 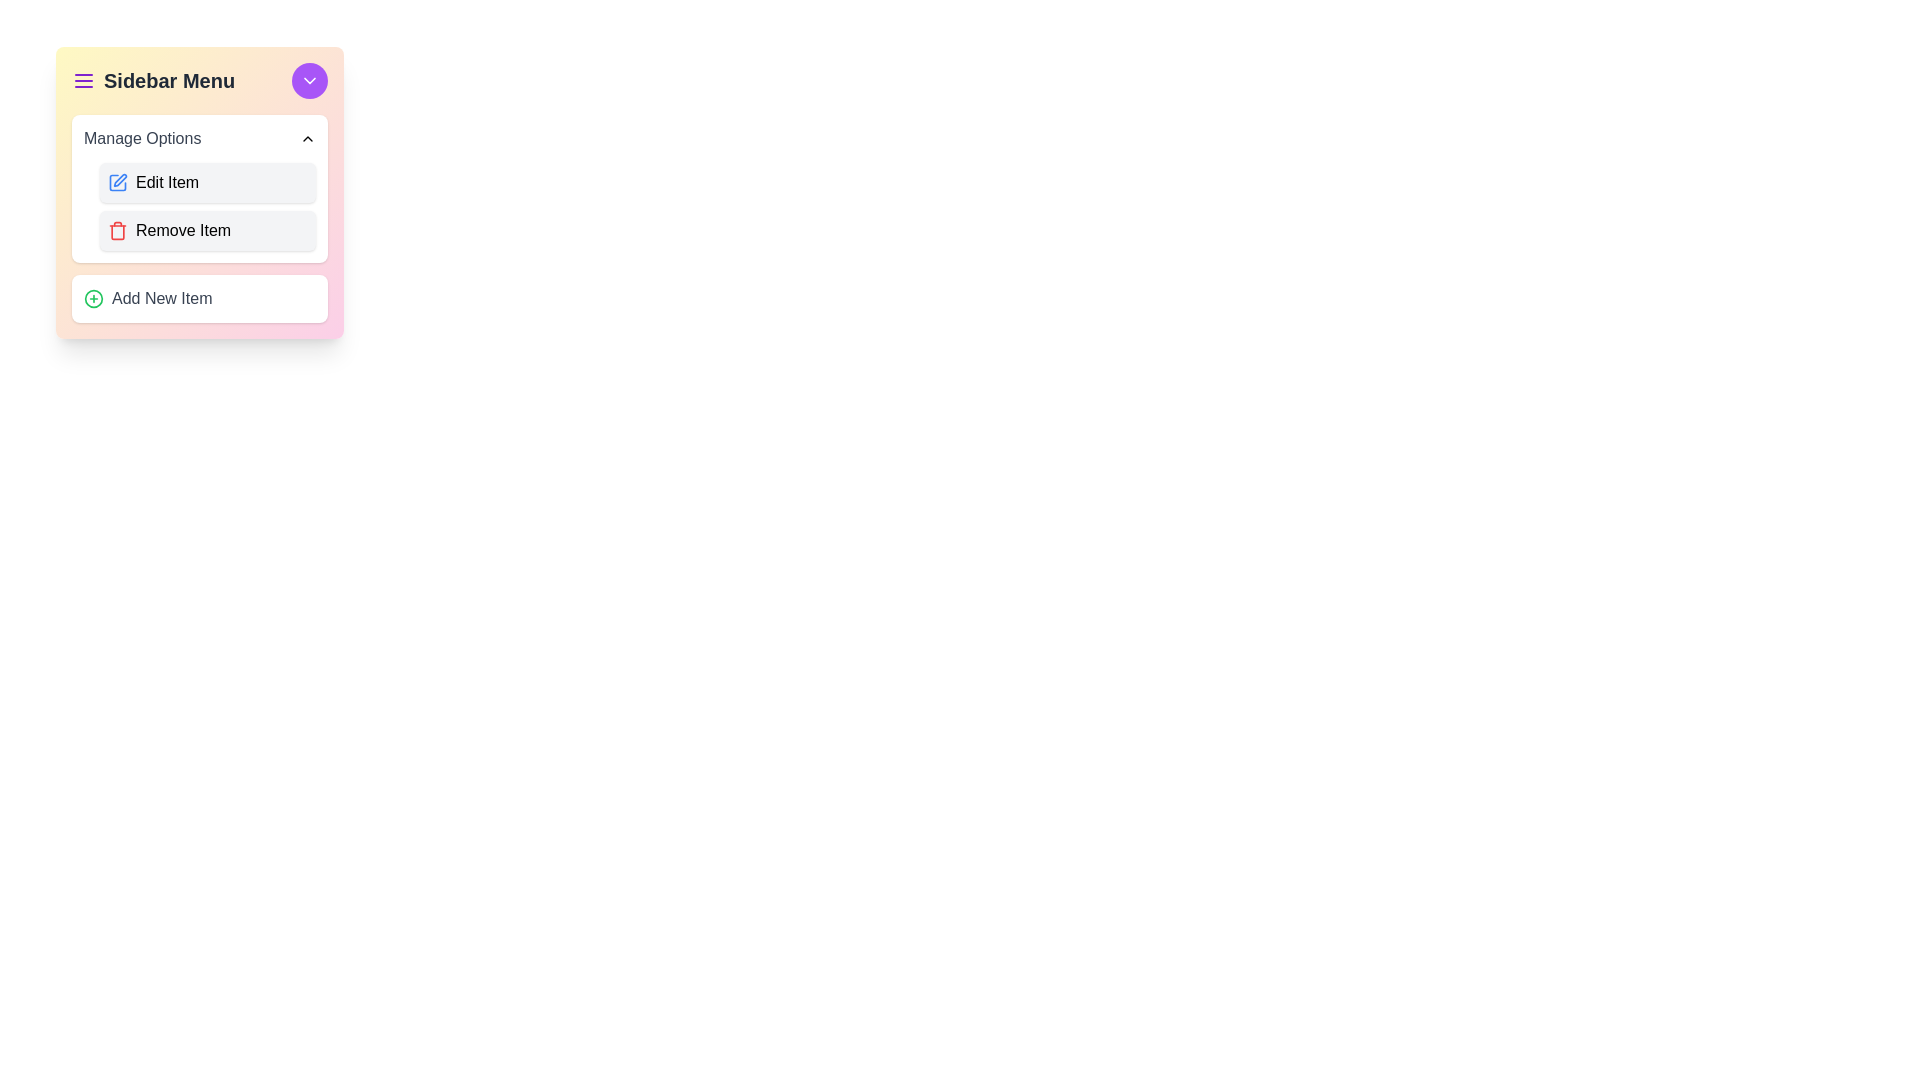 I want to click on the button that removes an item, located directly below the 'Edit Item' button in the 'Manage Options' section of the sidebar menu, so click(x=207, y=230).